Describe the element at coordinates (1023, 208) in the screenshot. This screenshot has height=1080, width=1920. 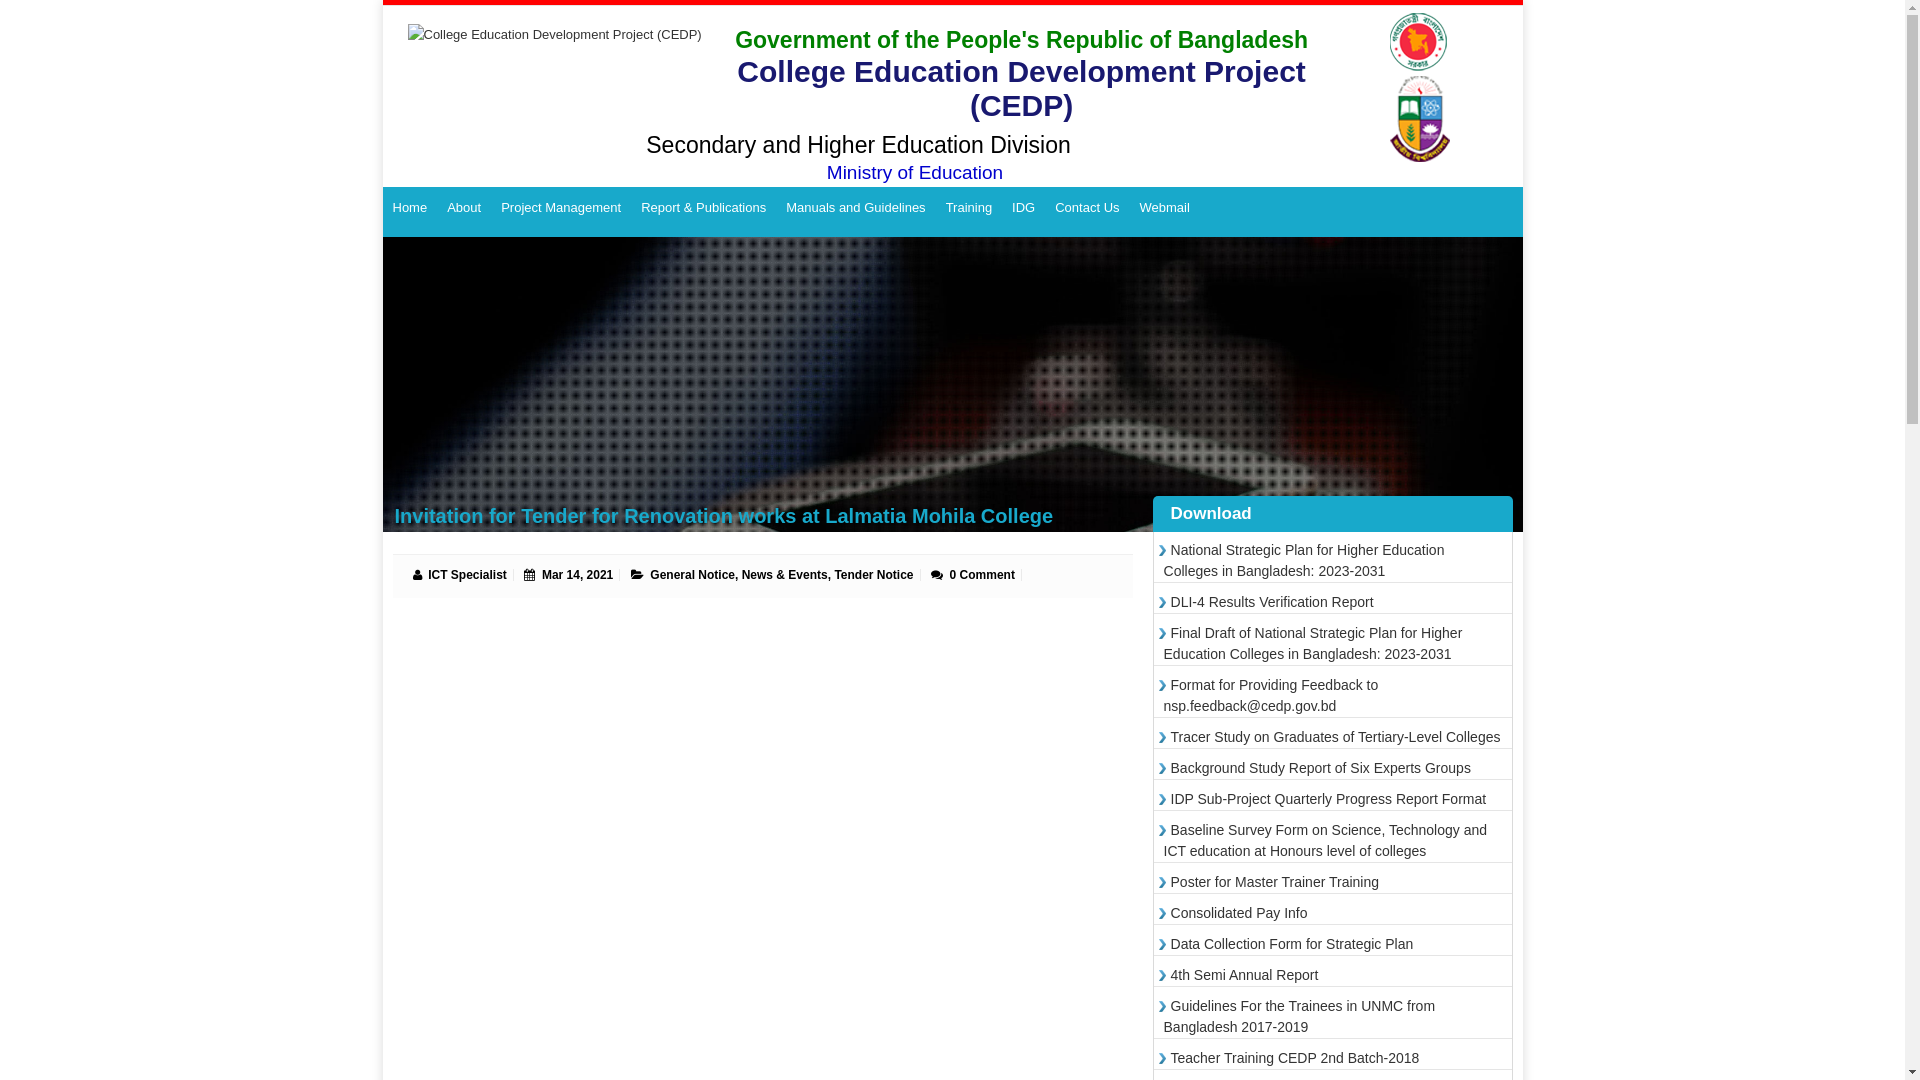
I see `'IDG'` at that location.